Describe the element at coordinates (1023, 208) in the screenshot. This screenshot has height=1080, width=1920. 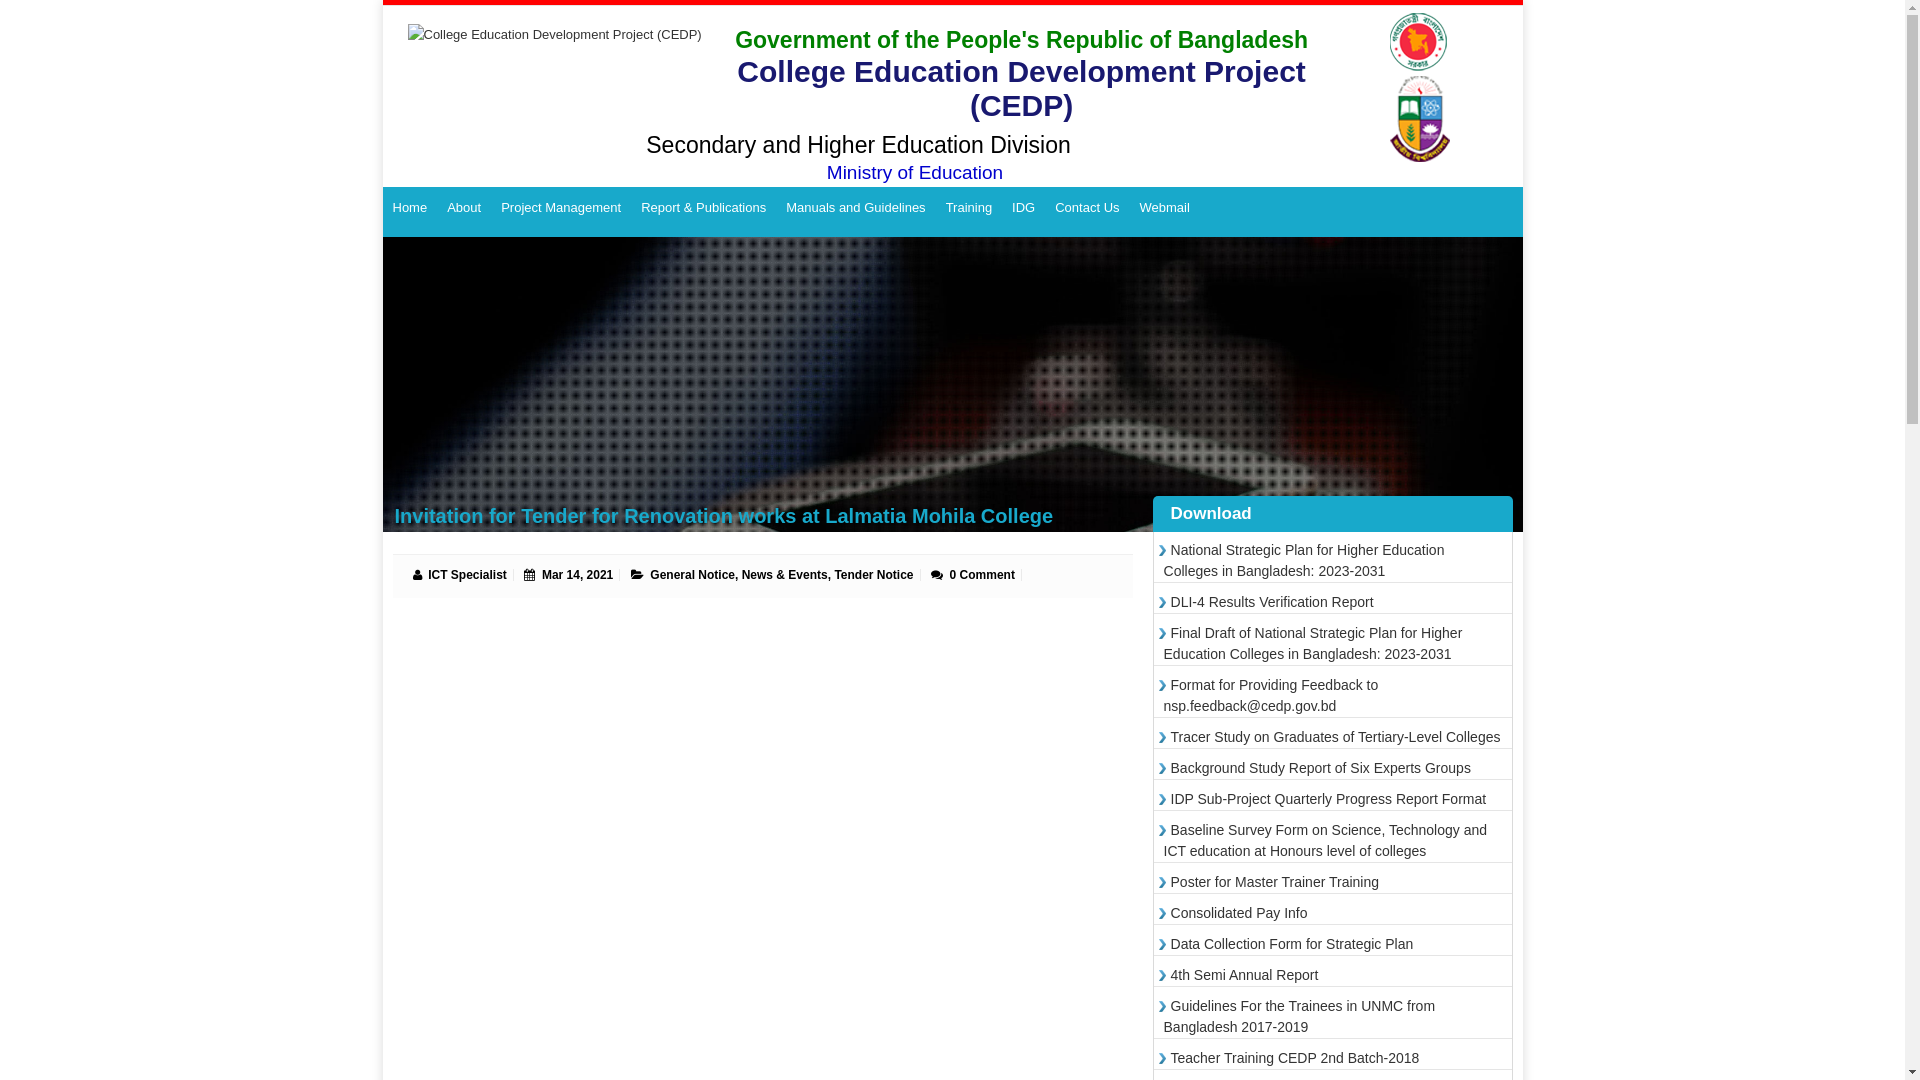
I see `'IDG'` at that location.